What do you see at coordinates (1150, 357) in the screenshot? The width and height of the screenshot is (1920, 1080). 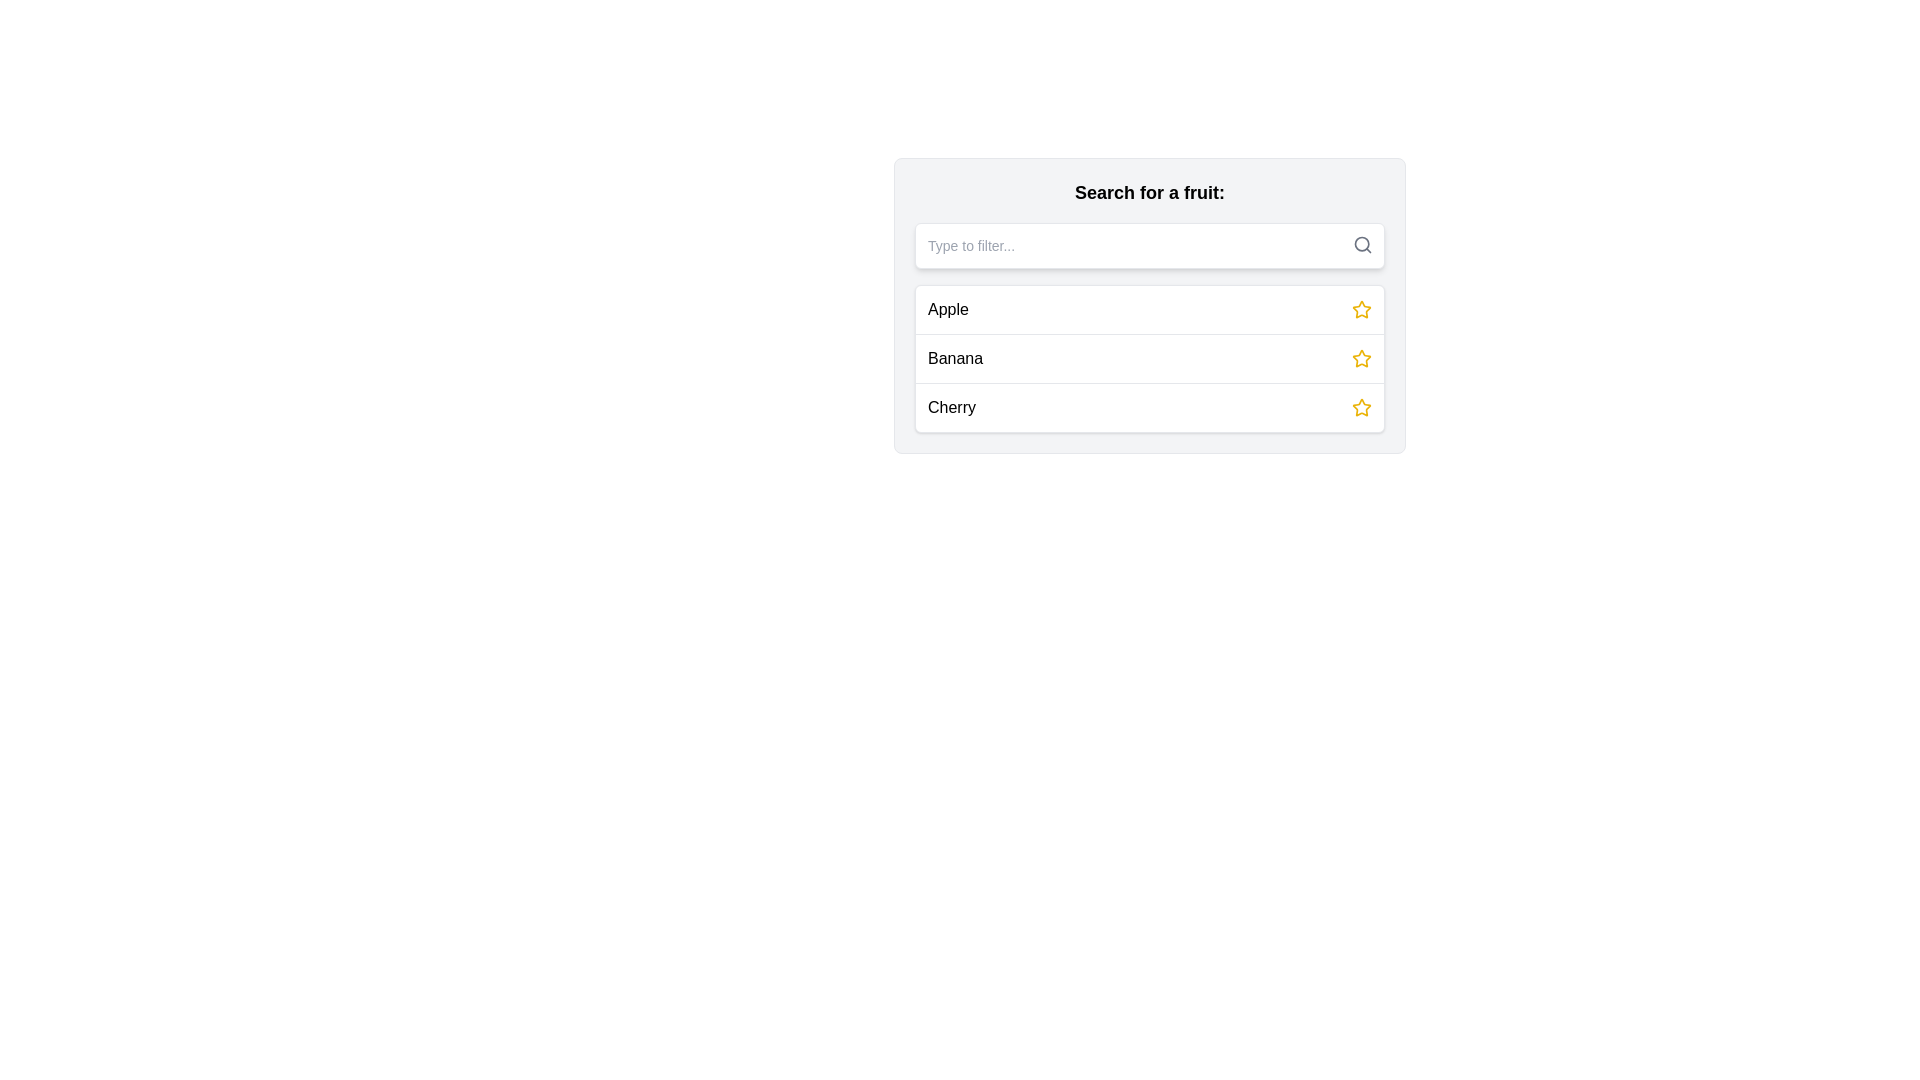 I see `the selectable list item labeled 'Banana'` at bounding box center [1150, 357].